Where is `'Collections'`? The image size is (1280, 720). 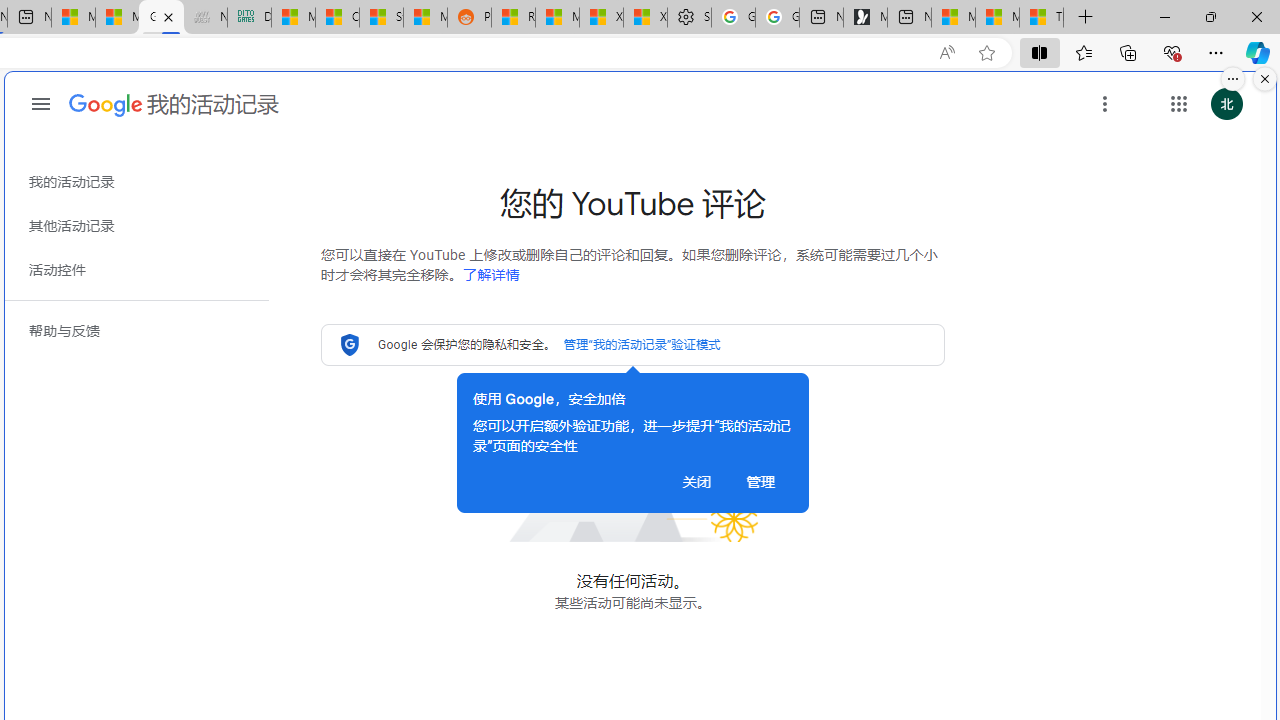 'Collections' is located at coordinates (1128, 51).